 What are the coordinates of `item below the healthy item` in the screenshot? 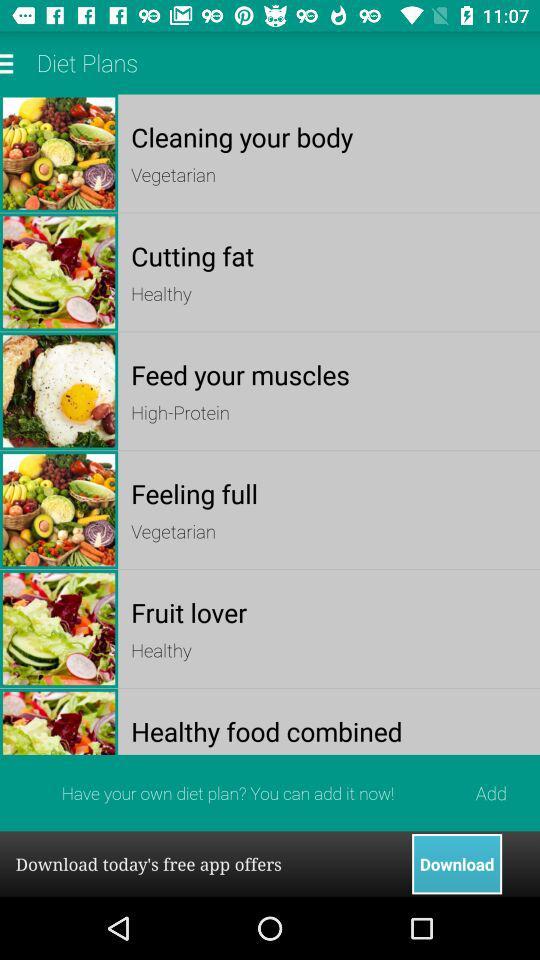 It's located at (329, 730).